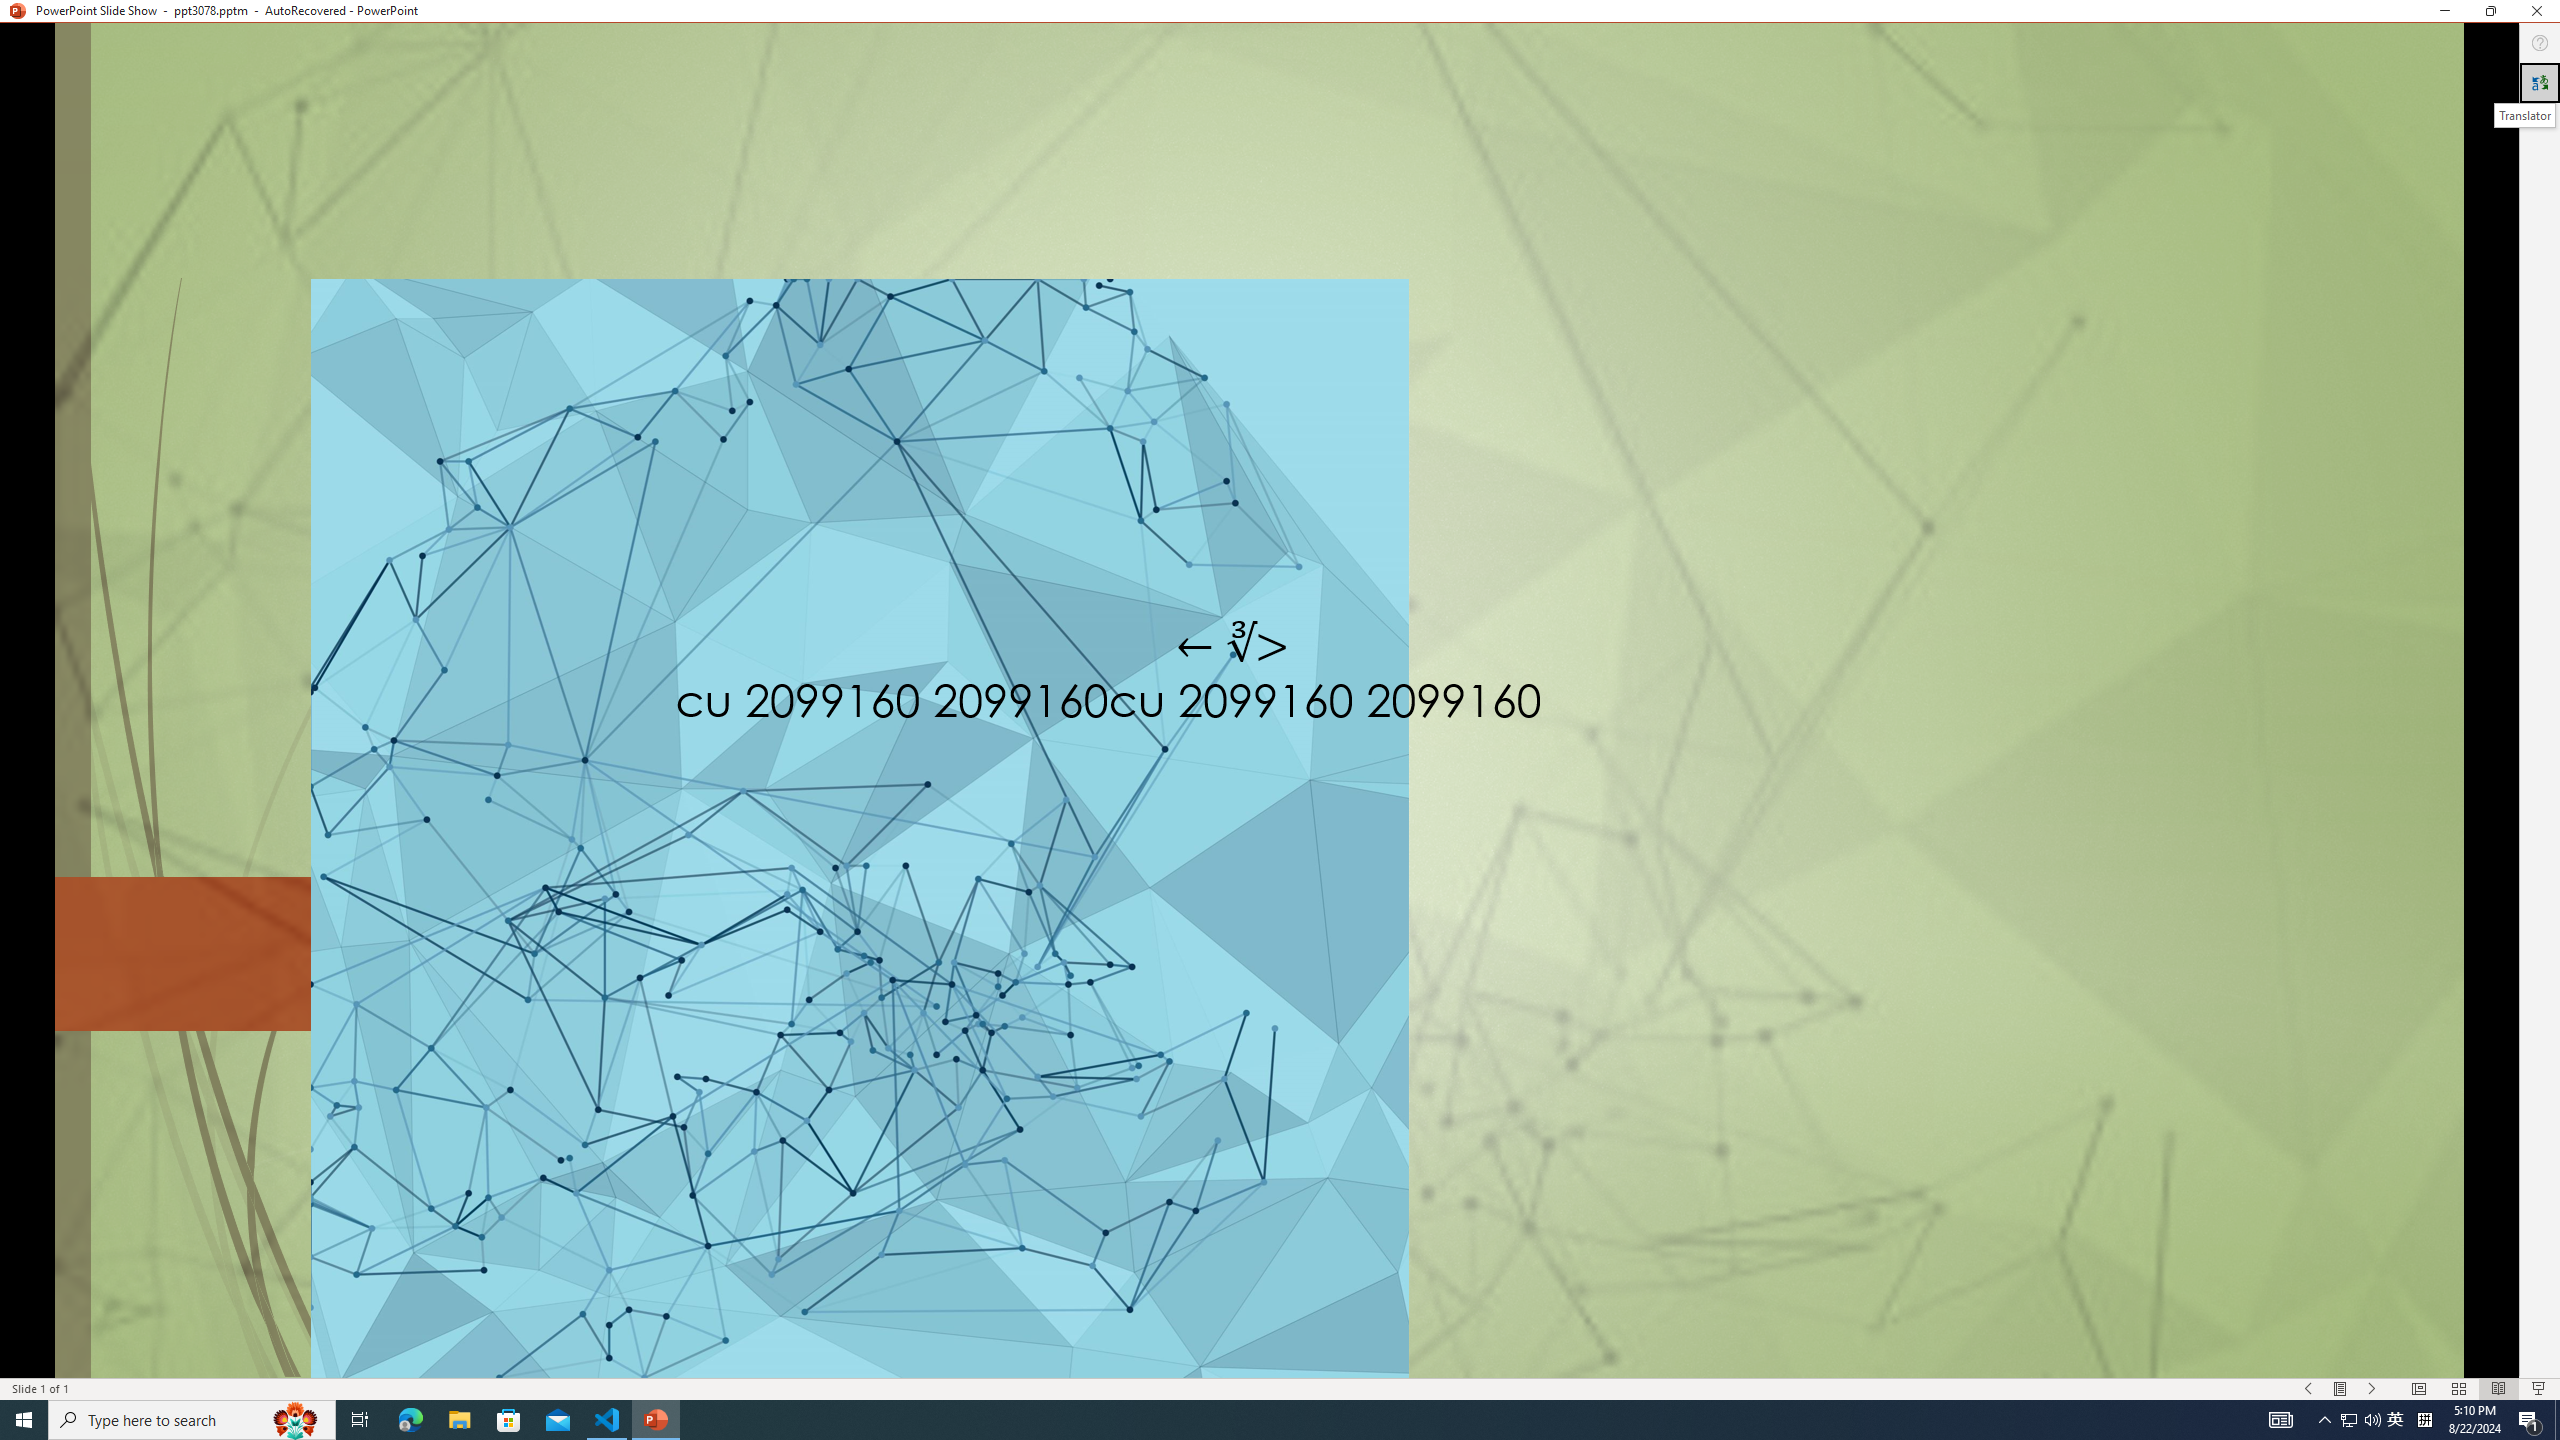 The height and width of the screenshot is (1440, 2560). Describe the element at coordinates (2523, 114) in the screenshot. I see `'Translator'` at that location.